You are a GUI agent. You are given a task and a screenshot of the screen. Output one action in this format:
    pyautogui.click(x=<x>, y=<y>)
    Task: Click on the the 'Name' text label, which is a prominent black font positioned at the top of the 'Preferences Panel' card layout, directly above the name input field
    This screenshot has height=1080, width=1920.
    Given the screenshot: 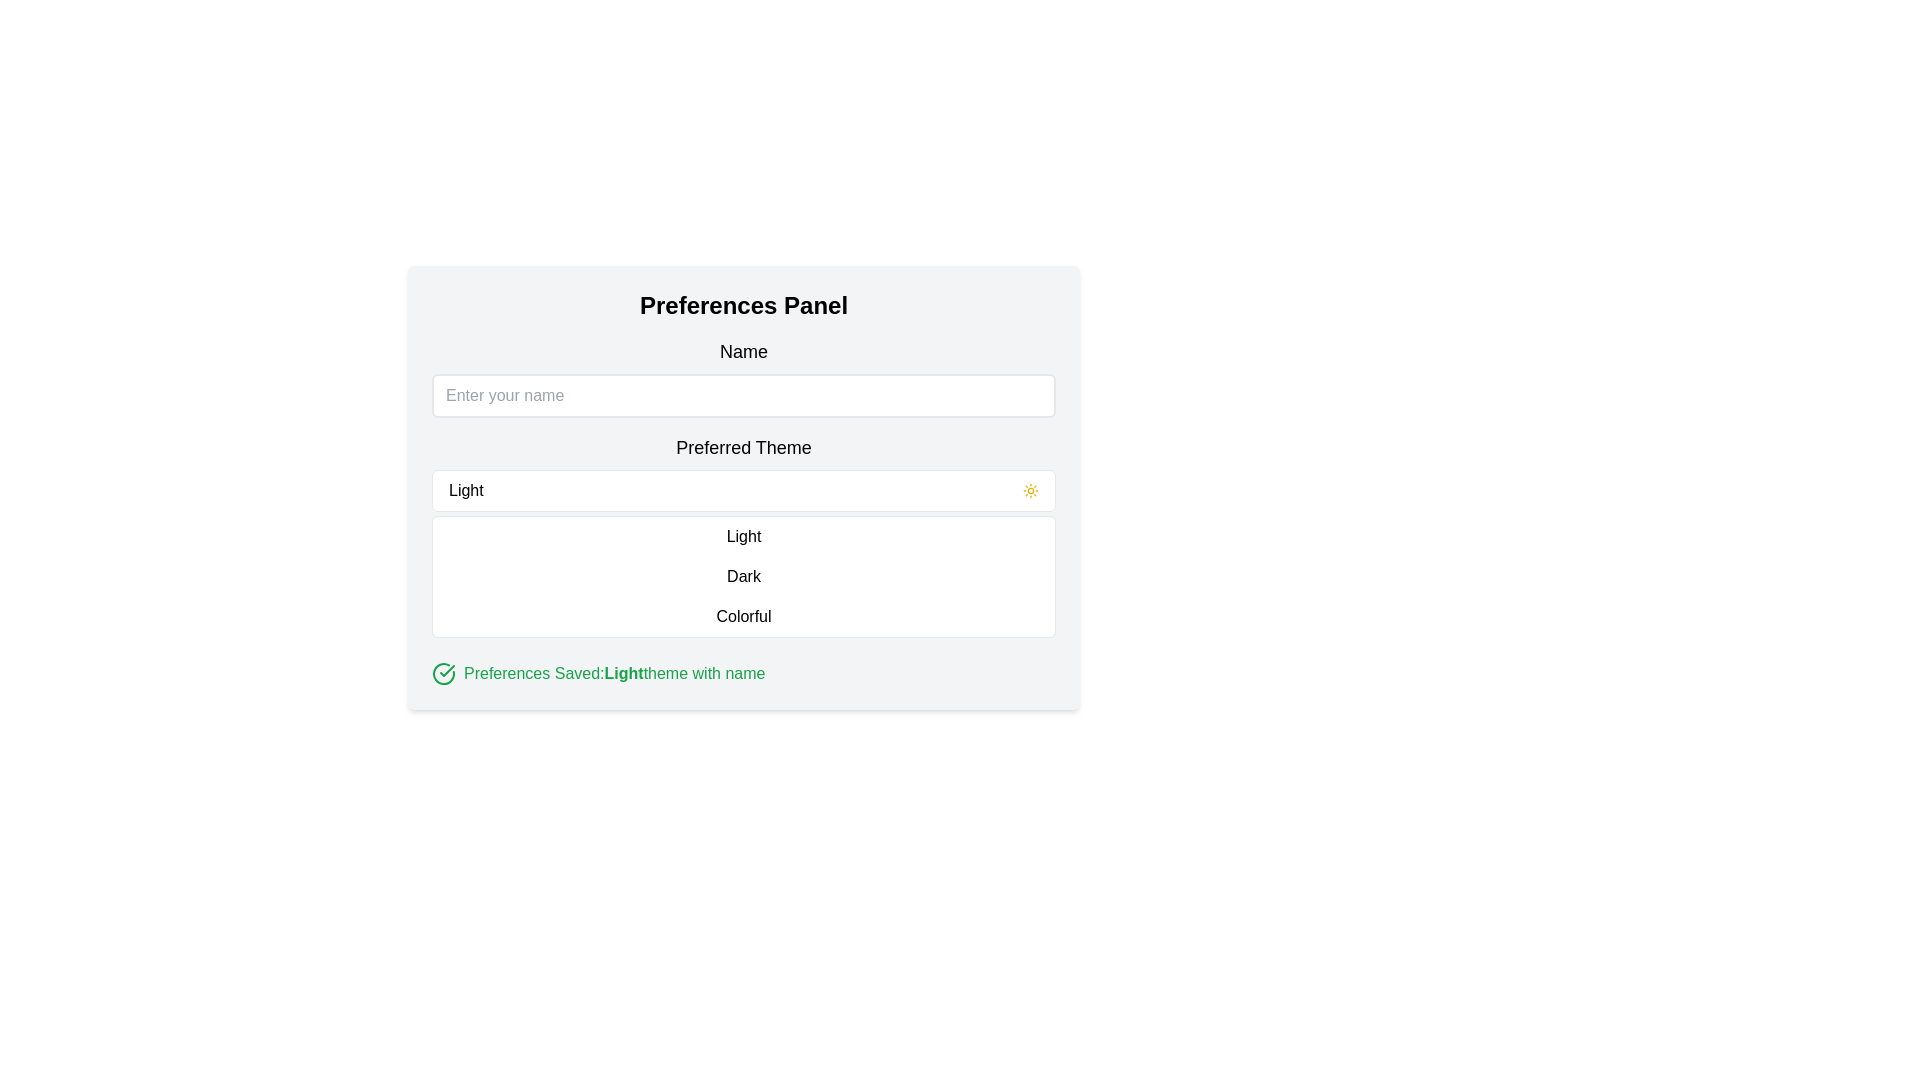 What is the action you would take?
    pyautogui.click(x=743, y=350)
    